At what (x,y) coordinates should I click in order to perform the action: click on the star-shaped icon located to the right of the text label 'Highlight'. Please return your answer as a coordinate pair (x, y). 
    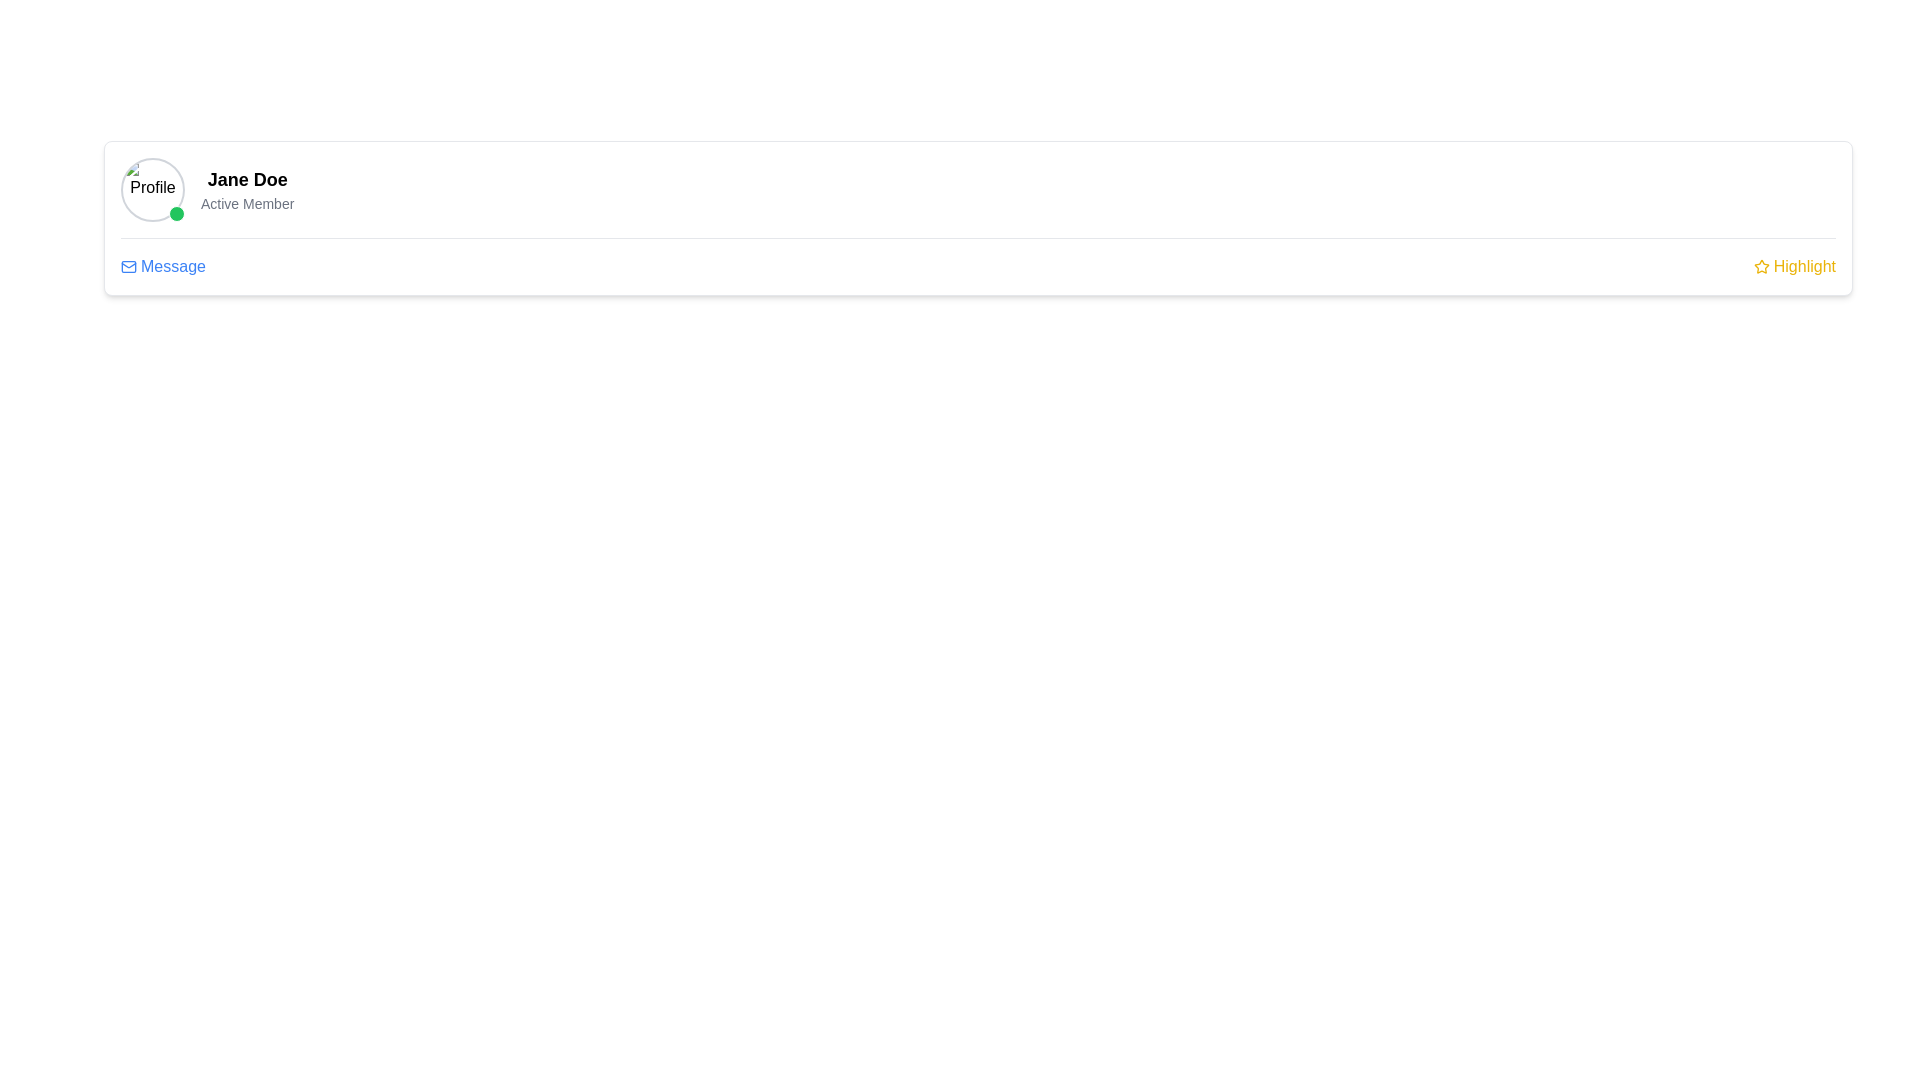
    Looking at the image, I should click on (1761, 265).